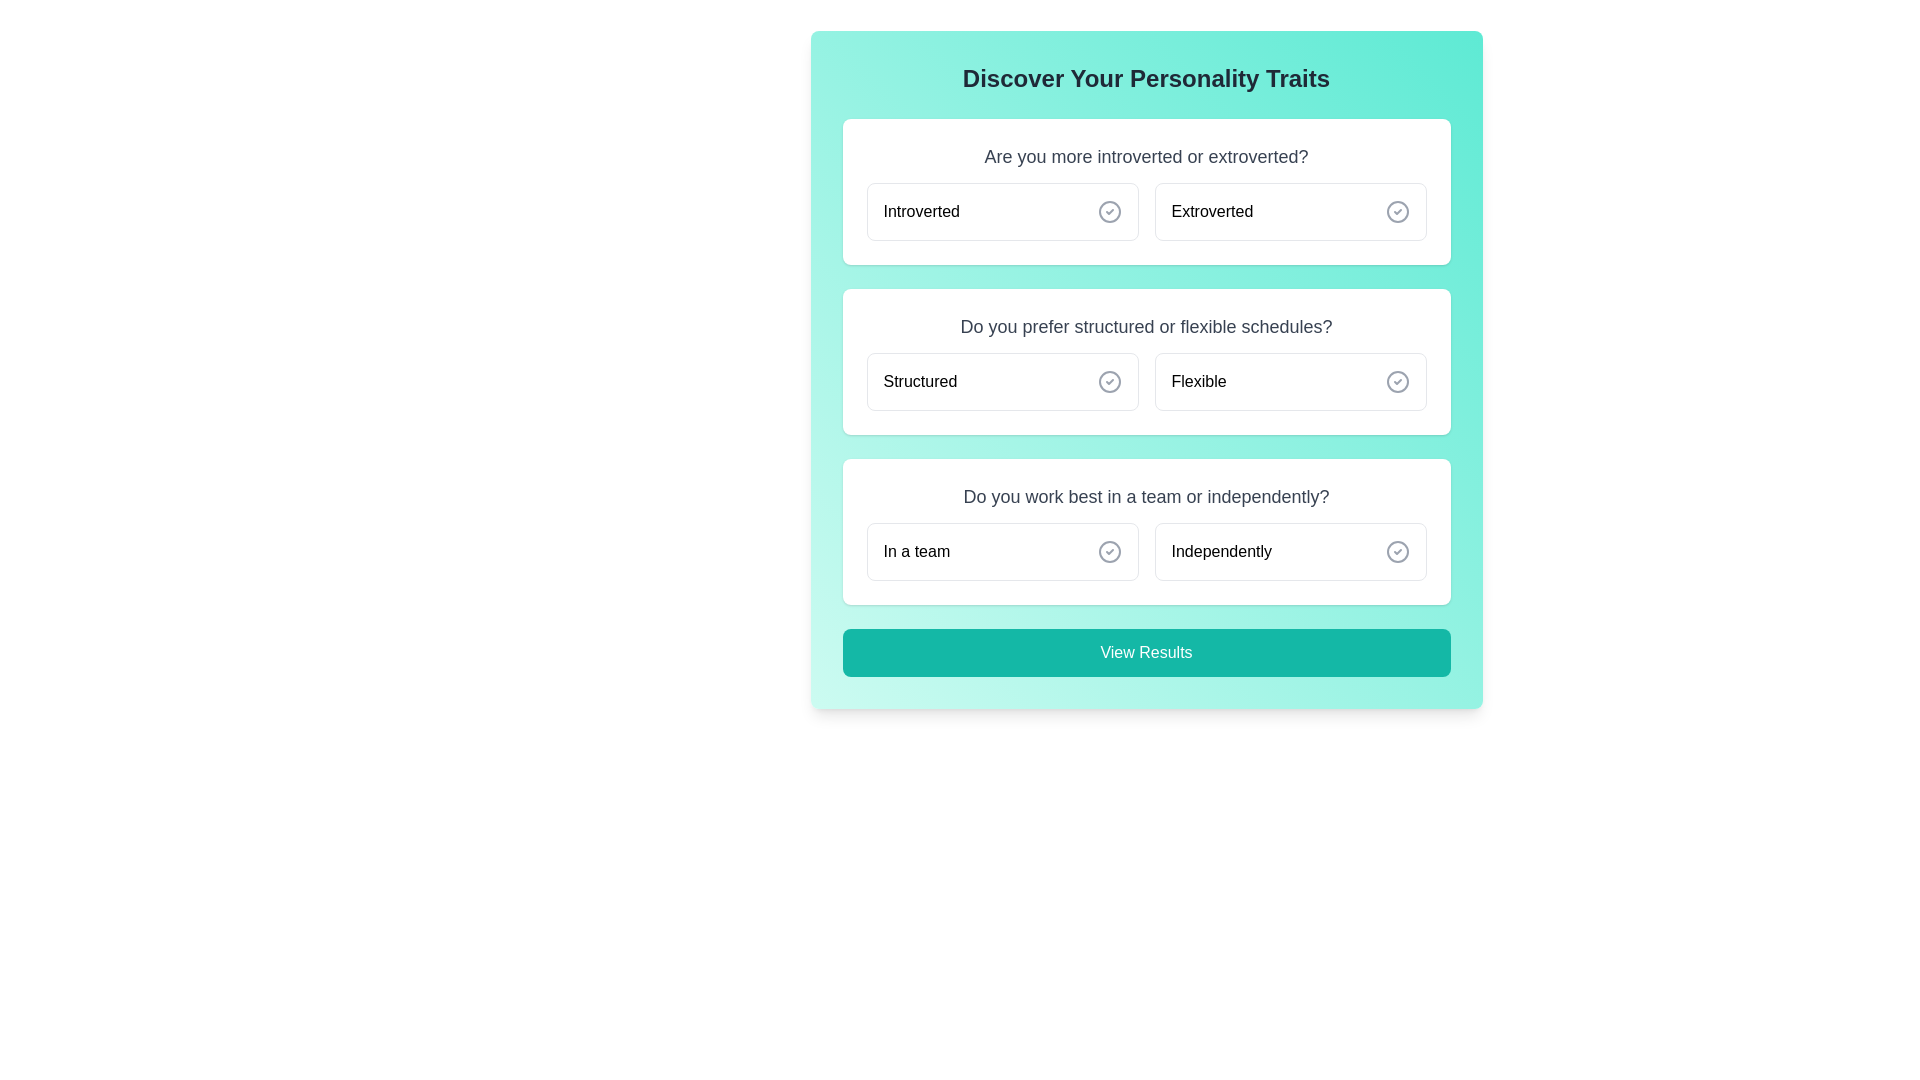 Image resolution: width=1920 pixels, height=1080 pixels. What do you see at coordinates (1146, 652) in the screenshot?
I see `the submit button at the bottom of the mint-green card that displays personality-related questions` at bounding box center [1146, 652].